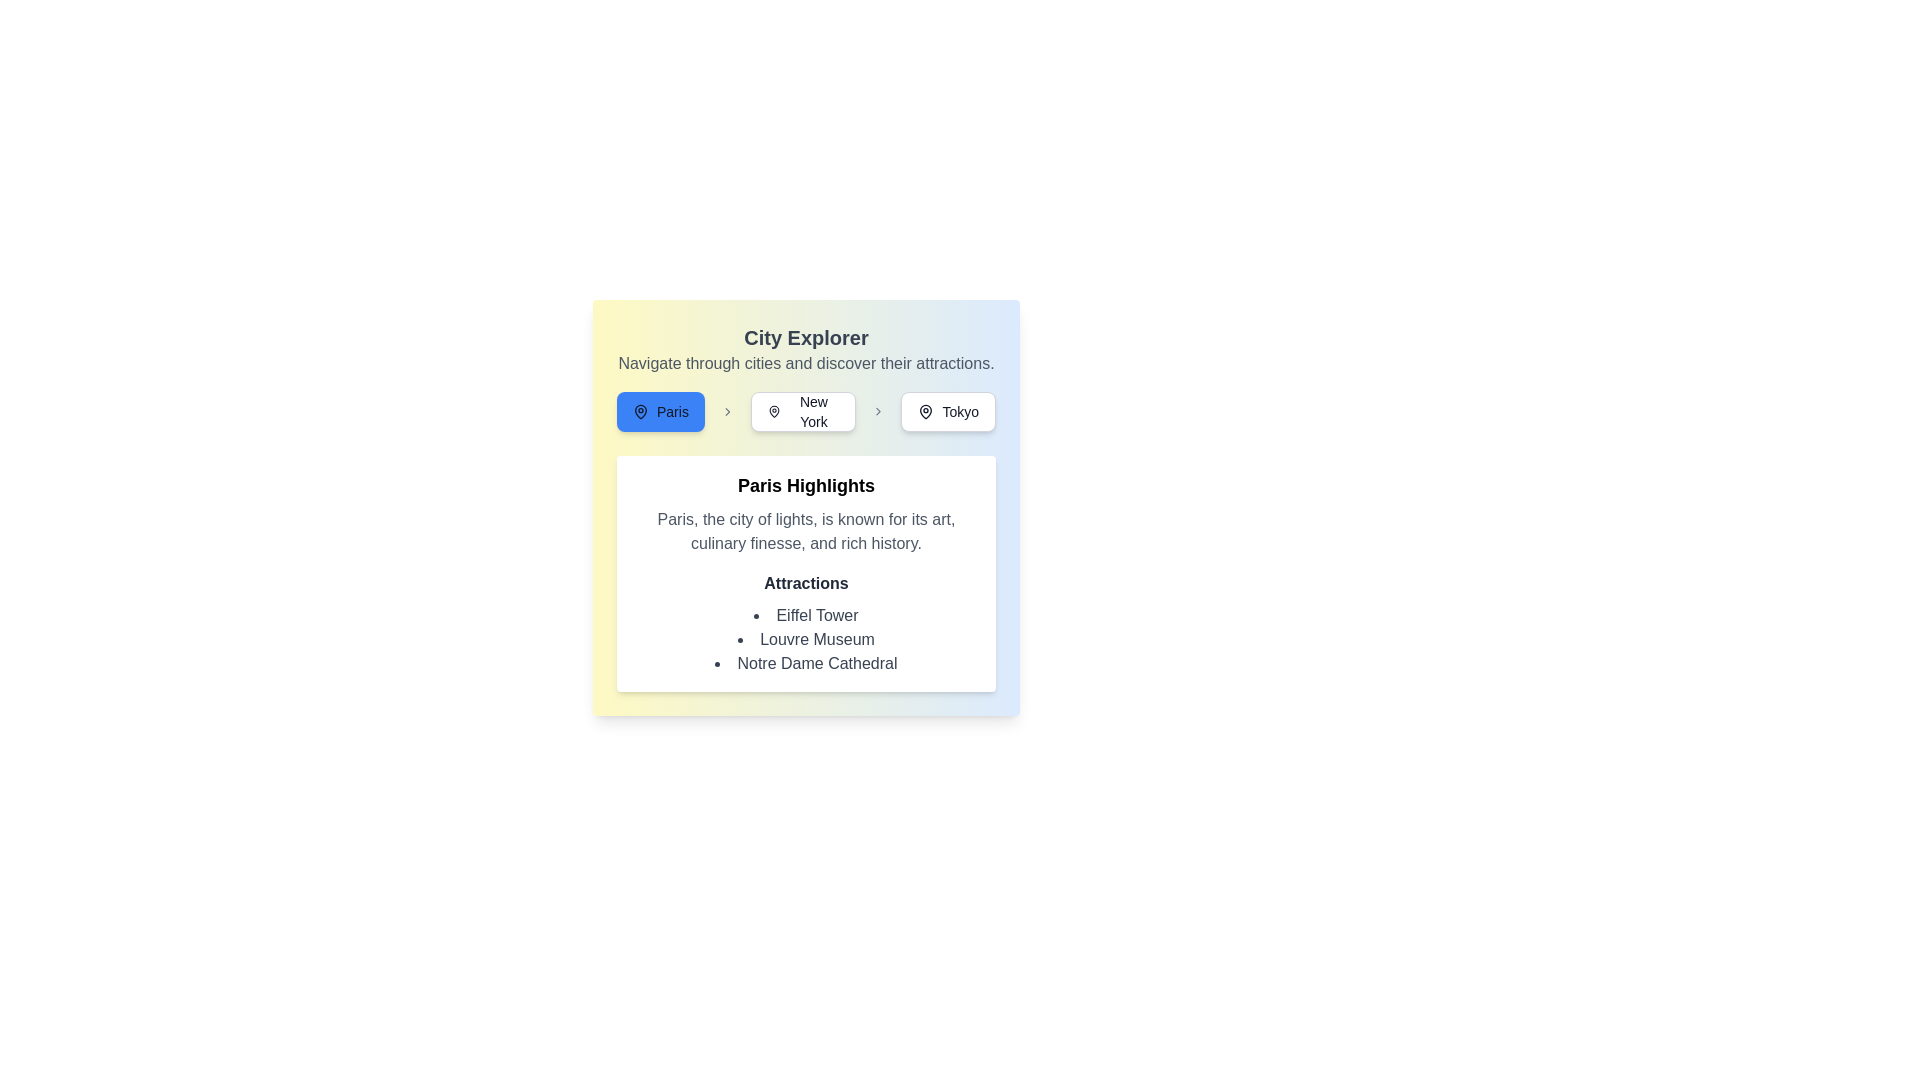  What do you see at coordinates (806, 663) in the screenshot?
I see `the third list item in the 'Attractions' section, which displays 'Notre Dame Cathedral' in a gray tone and is styled with a bullet point` at bounding box center [806, 663].